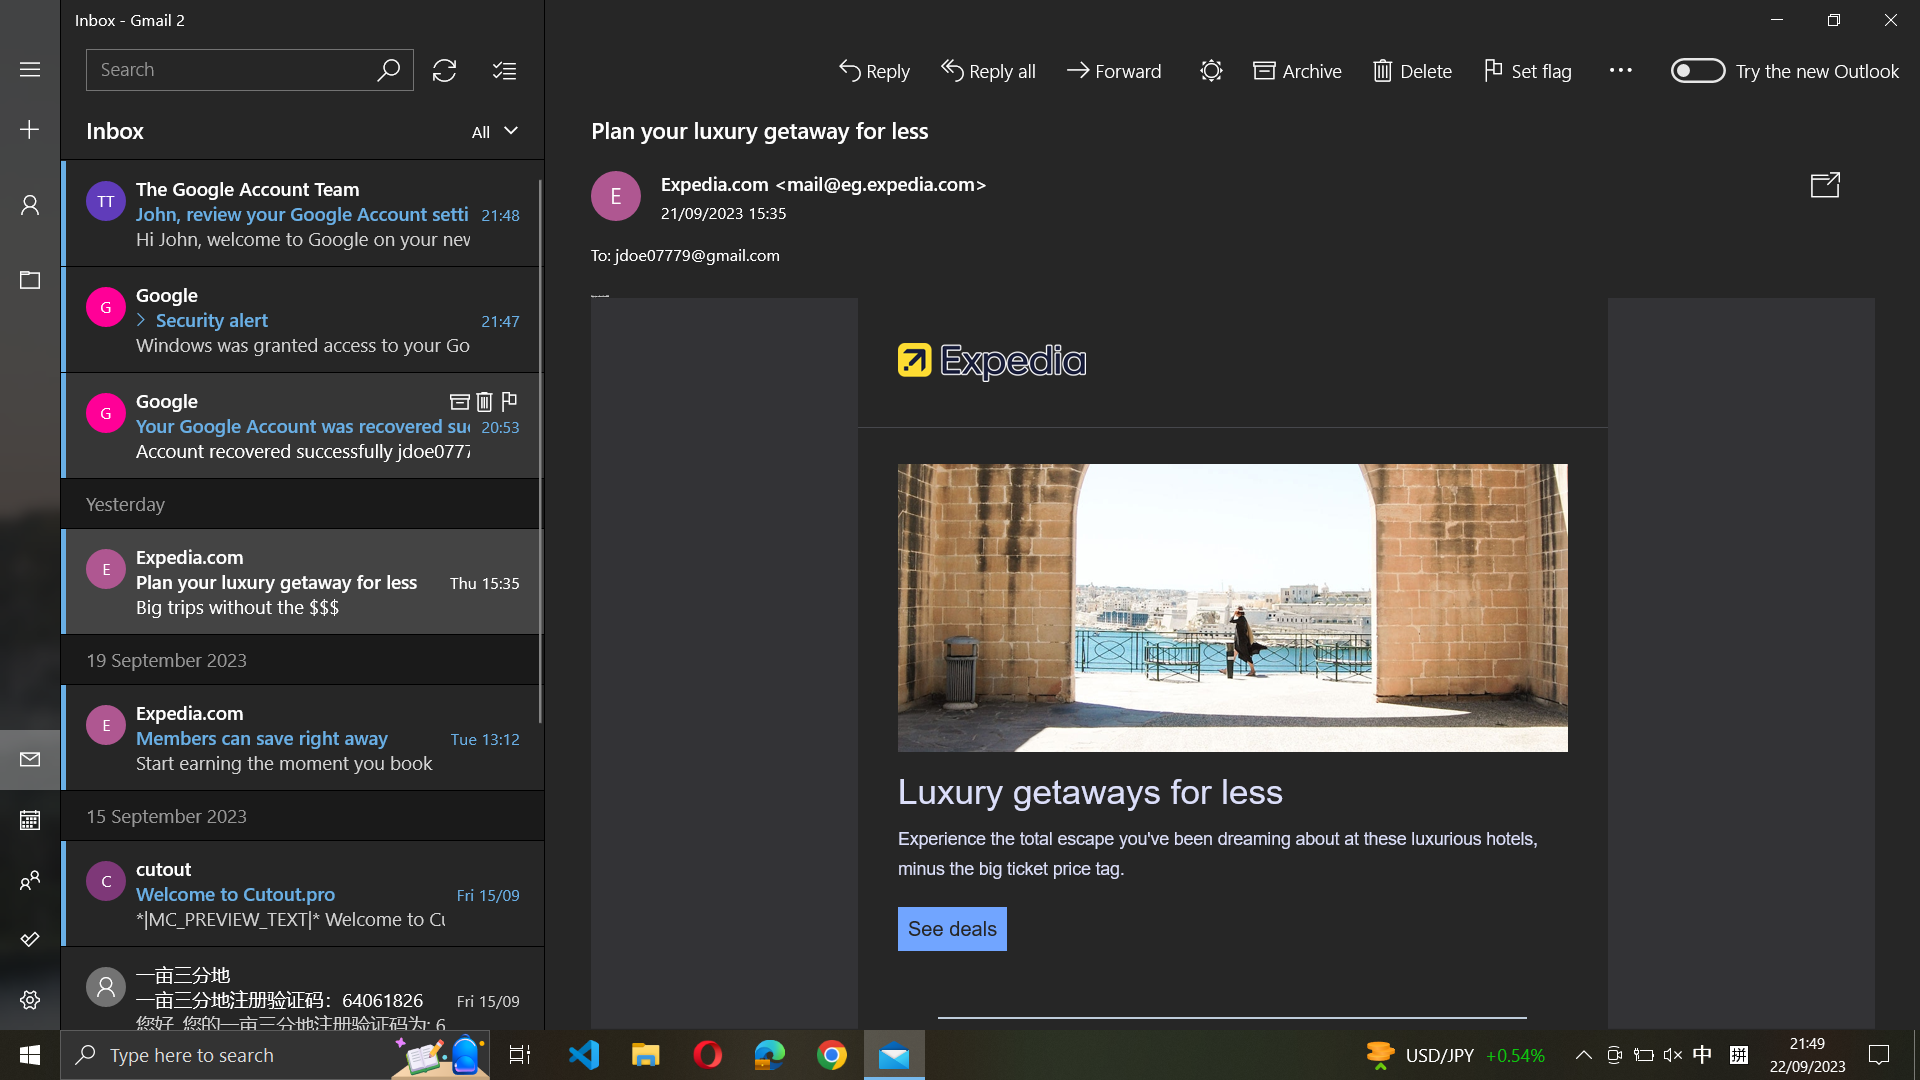 This screenshot has width=1920, height=1080. What do you see at coordinates (248, 68) in the screenshot?
I see `Search for mail from Expedia.com` at bounding box center [248, 68].